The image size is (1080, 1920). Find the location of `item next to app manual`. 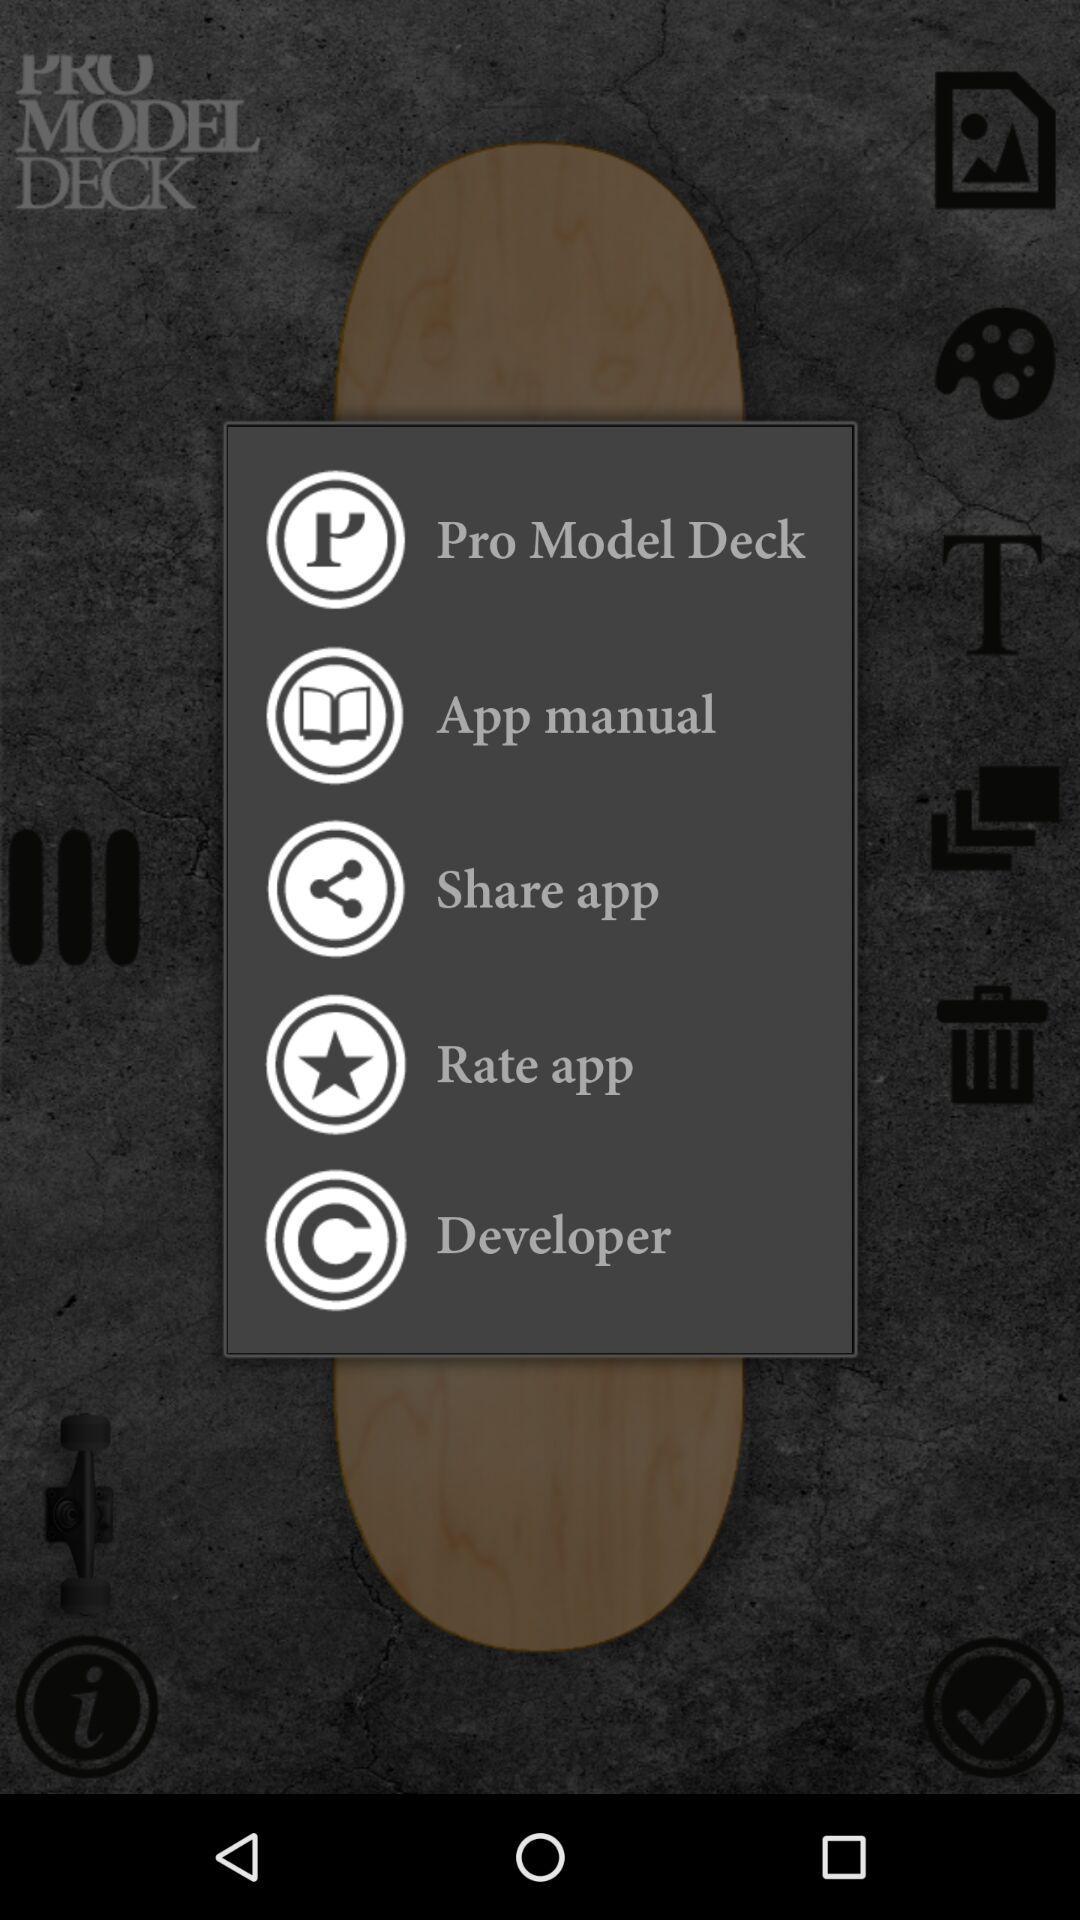

item next to app manual is located at coordinates (333, 715).